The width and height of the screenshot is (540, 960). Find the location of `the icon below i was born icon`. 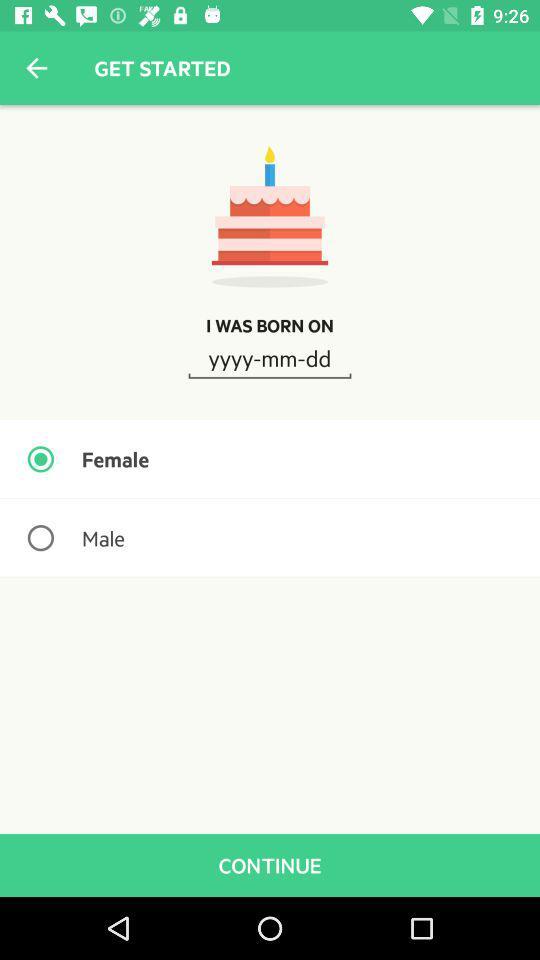

the icon below i was born icon is located at coordinates (270, 357).